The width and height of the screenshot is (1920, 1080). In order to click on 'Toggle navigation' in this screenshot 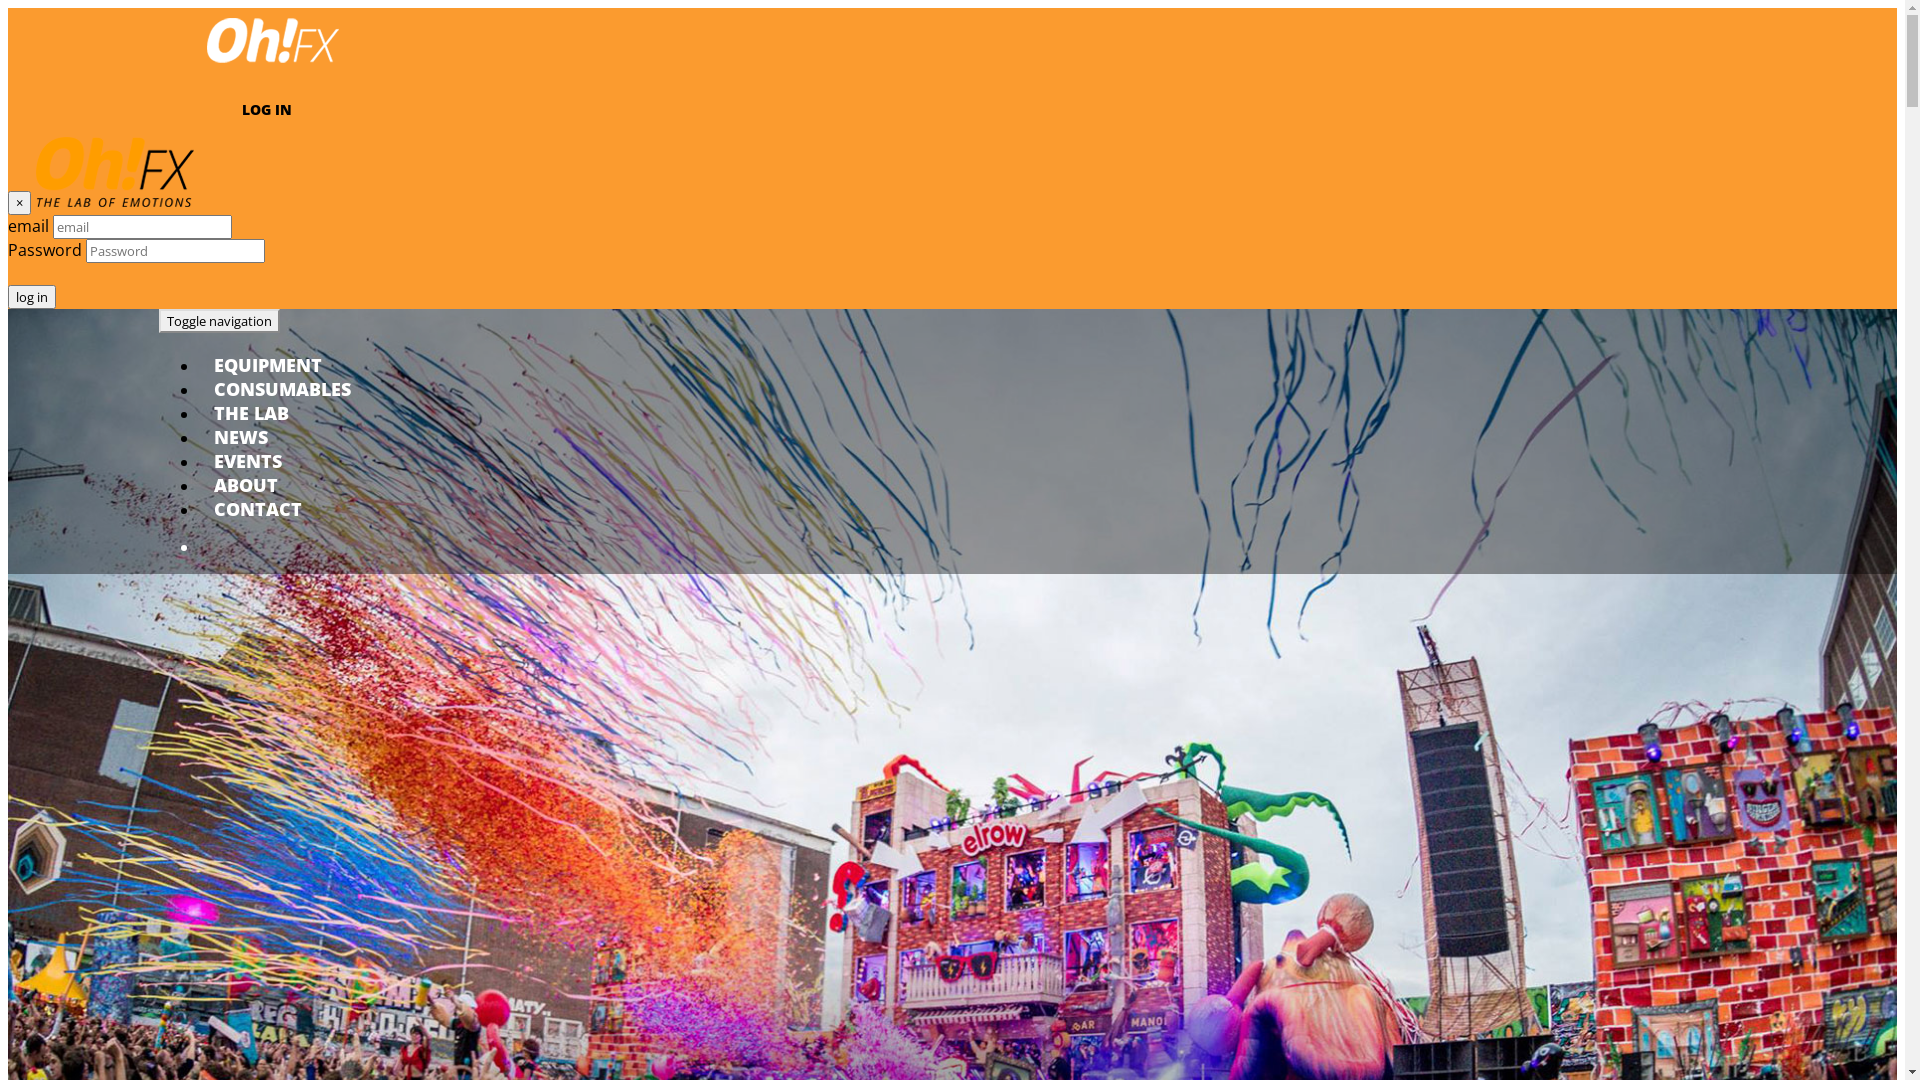, I will do `click(219, 319)`.